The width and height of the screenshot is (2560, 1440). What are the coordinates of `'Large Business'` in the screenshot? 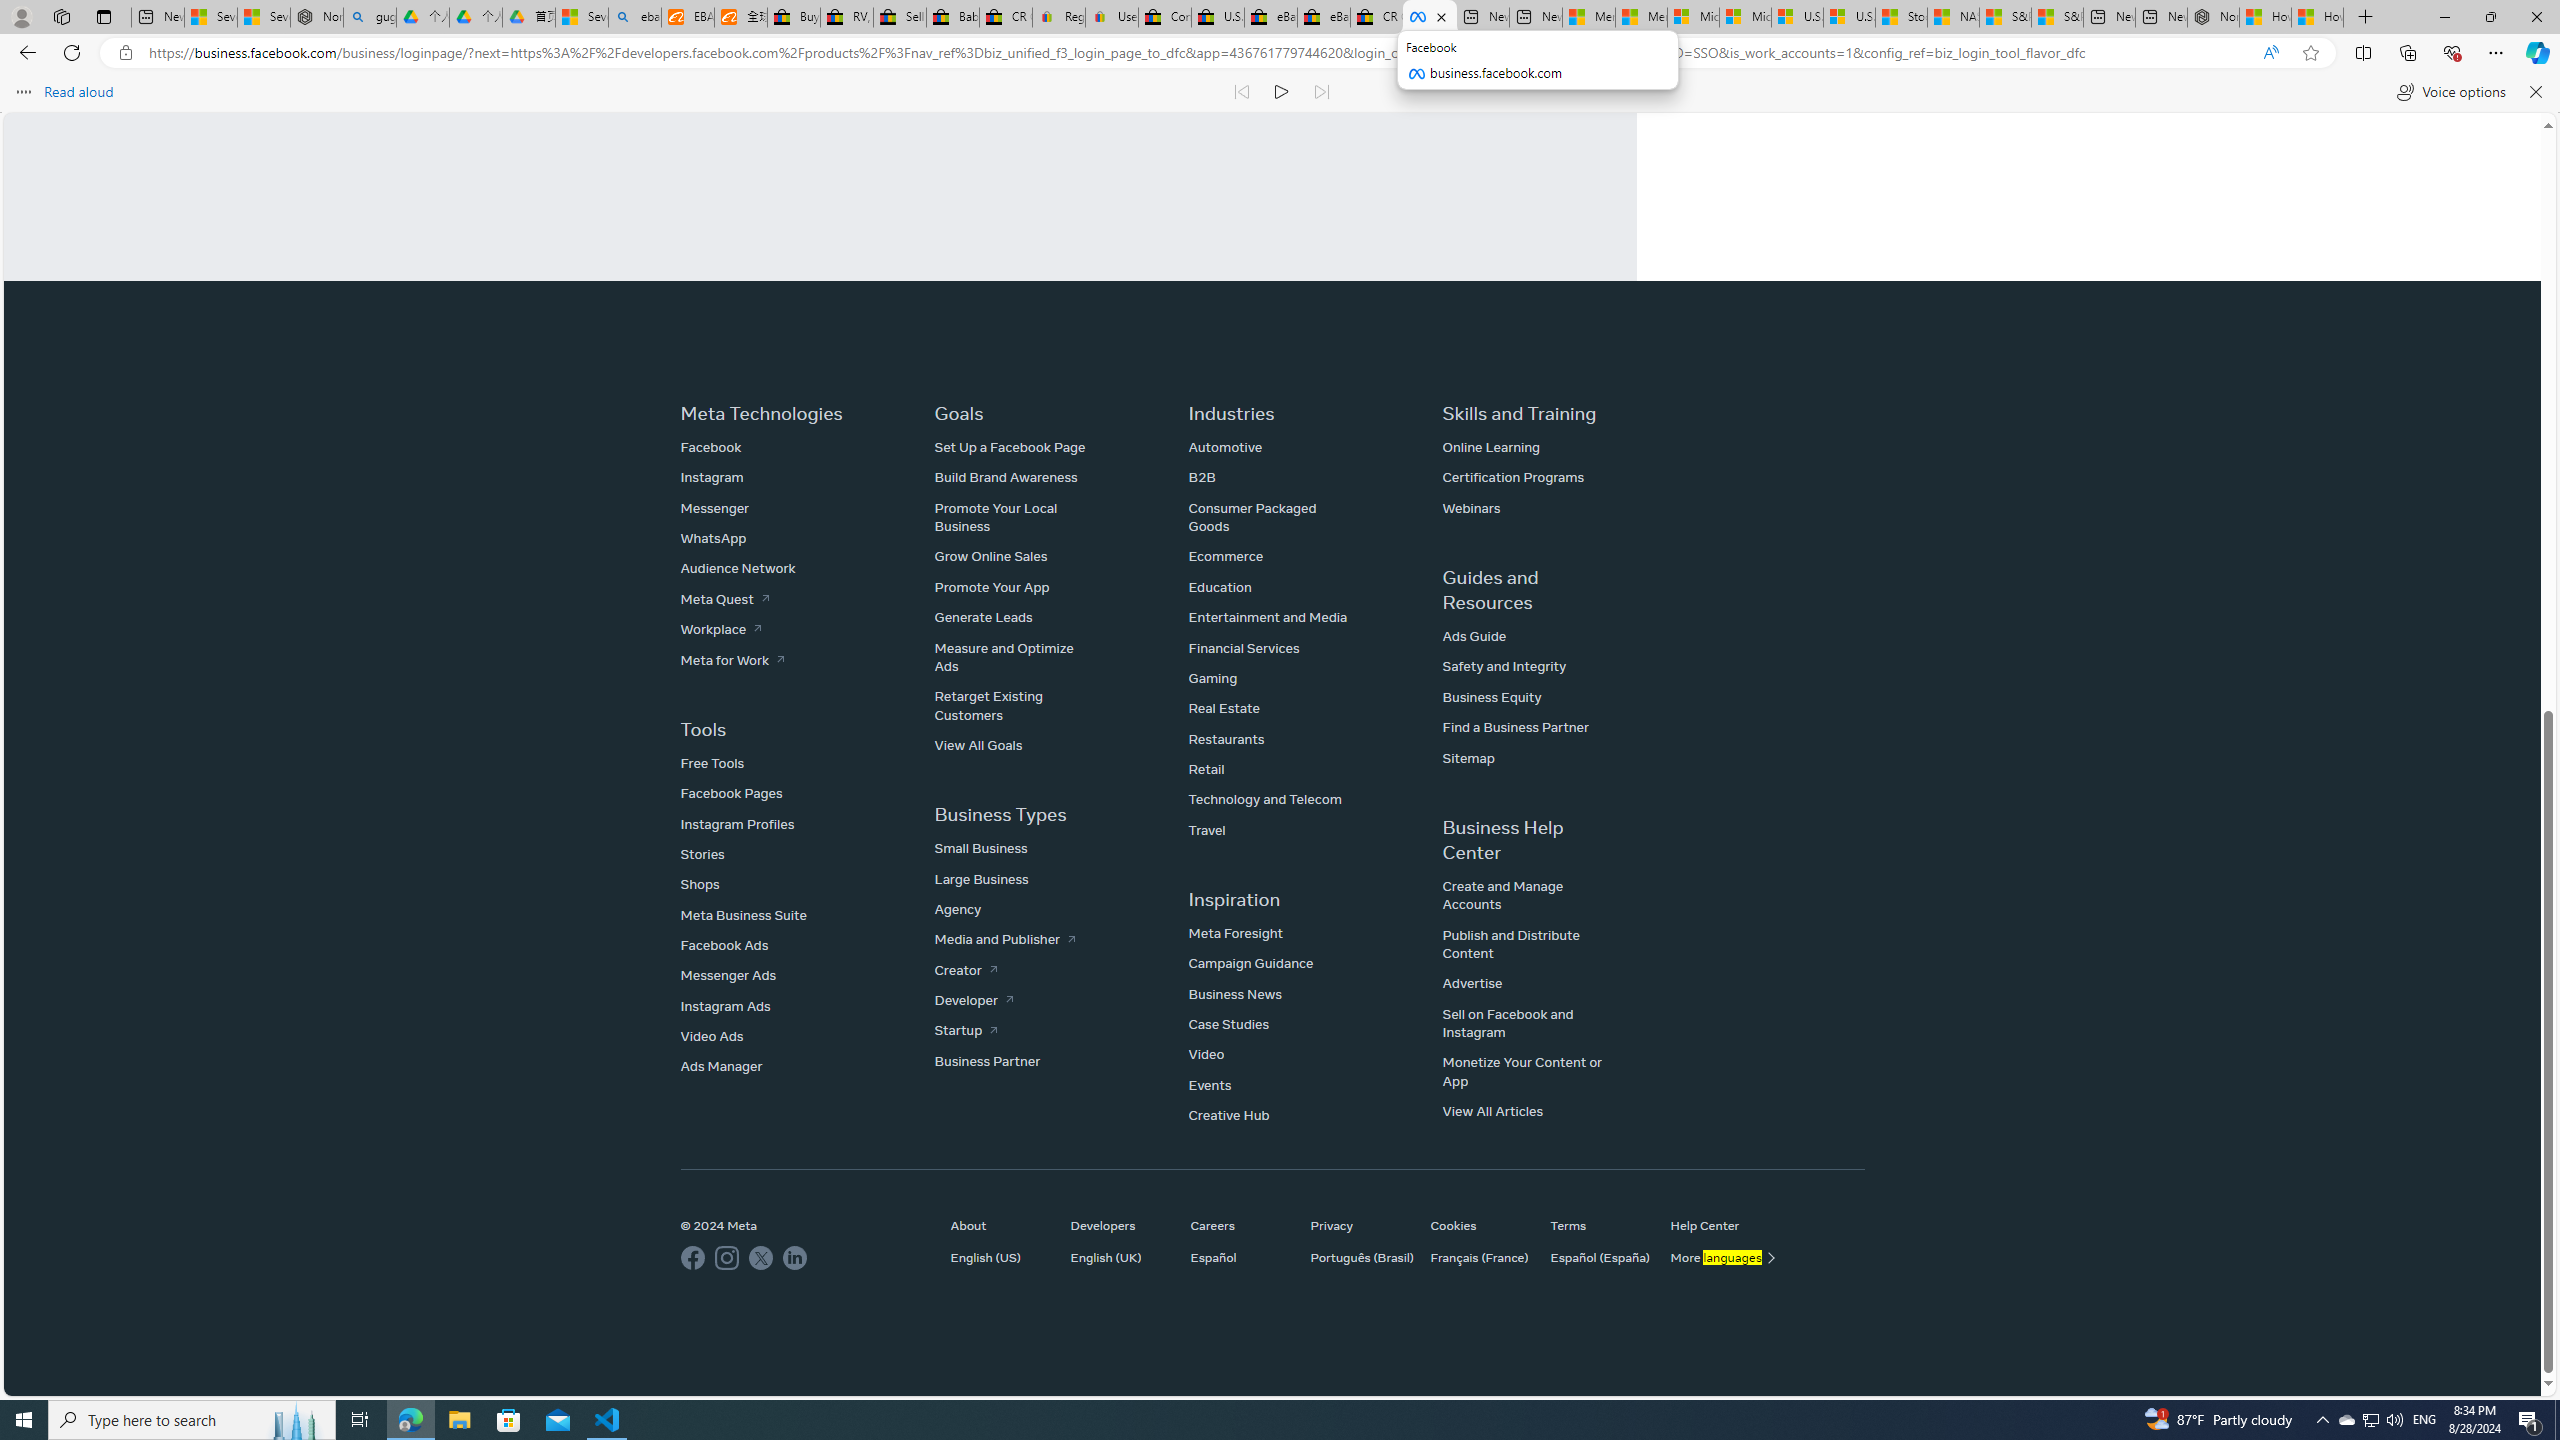 It's located at (981, 877).